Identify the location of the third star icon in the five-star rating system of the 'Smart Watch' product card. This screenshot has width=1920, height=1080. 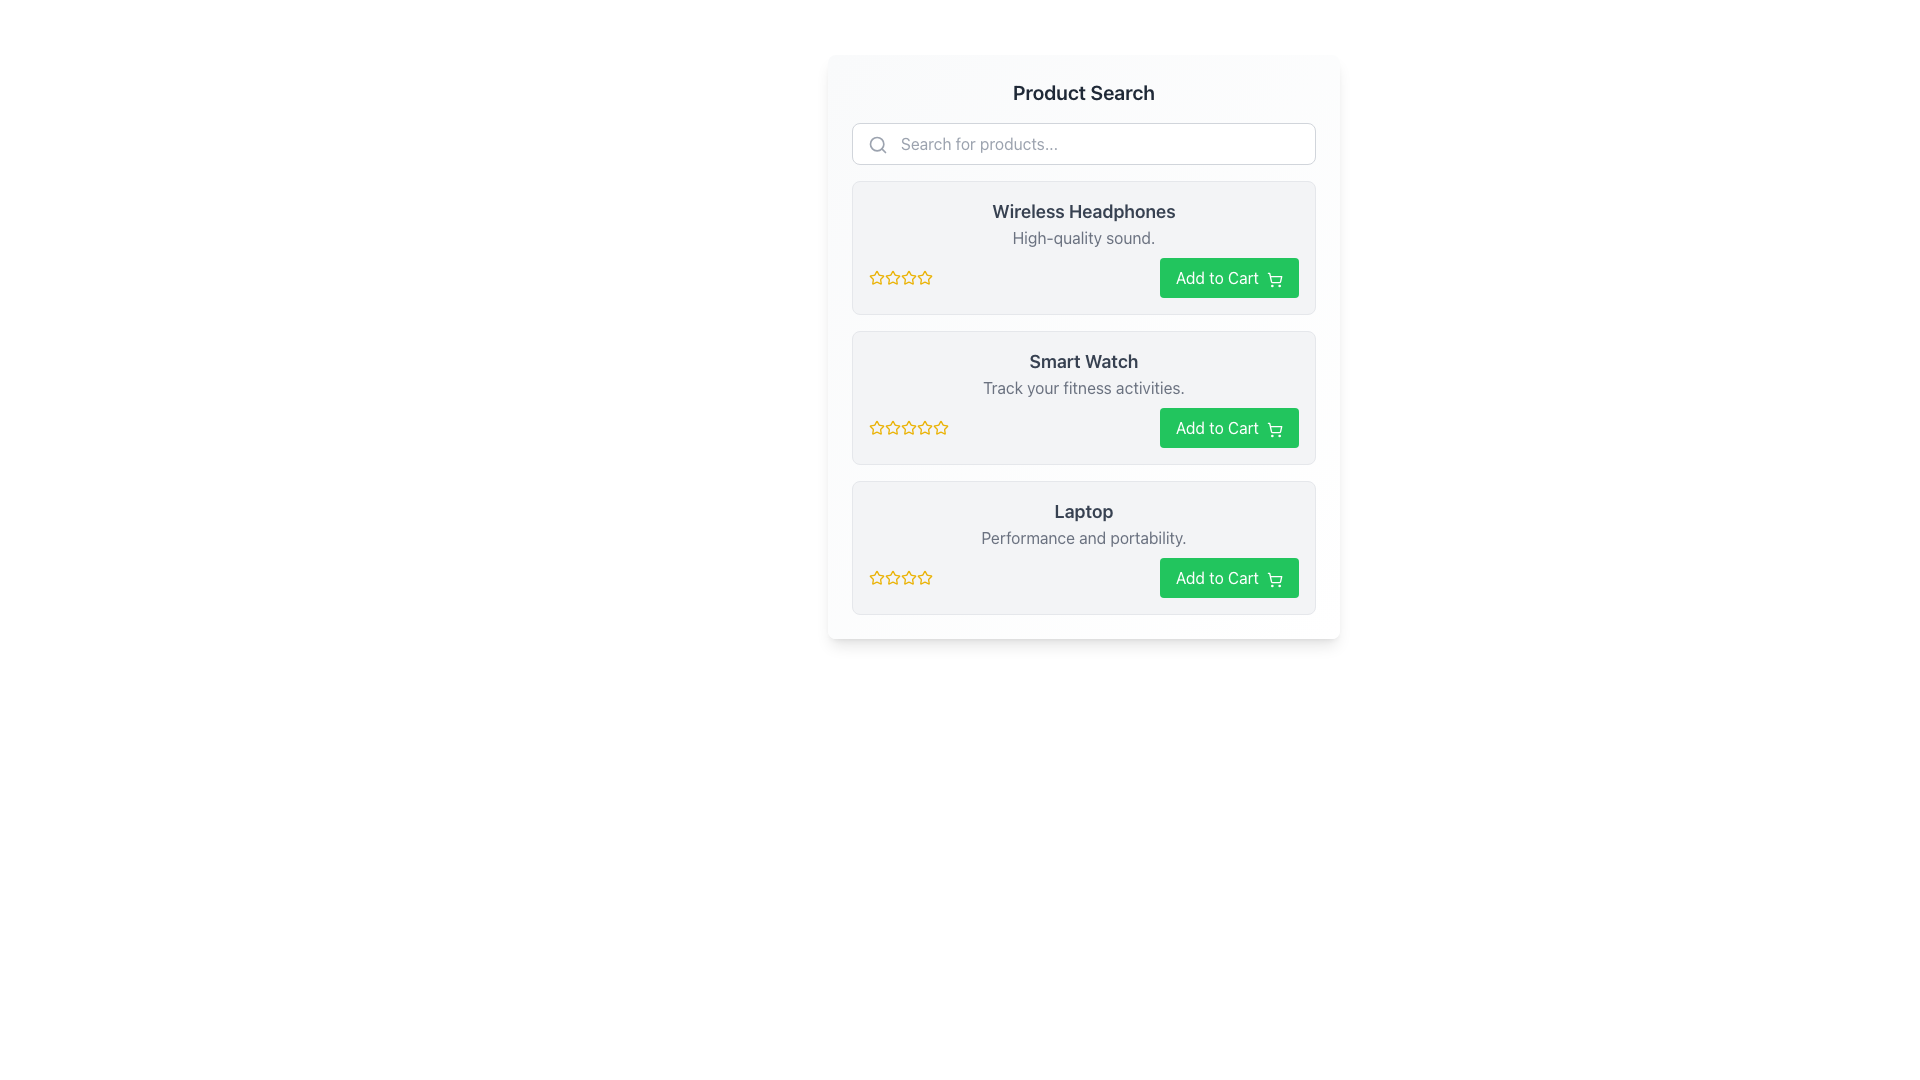
(924, 426).